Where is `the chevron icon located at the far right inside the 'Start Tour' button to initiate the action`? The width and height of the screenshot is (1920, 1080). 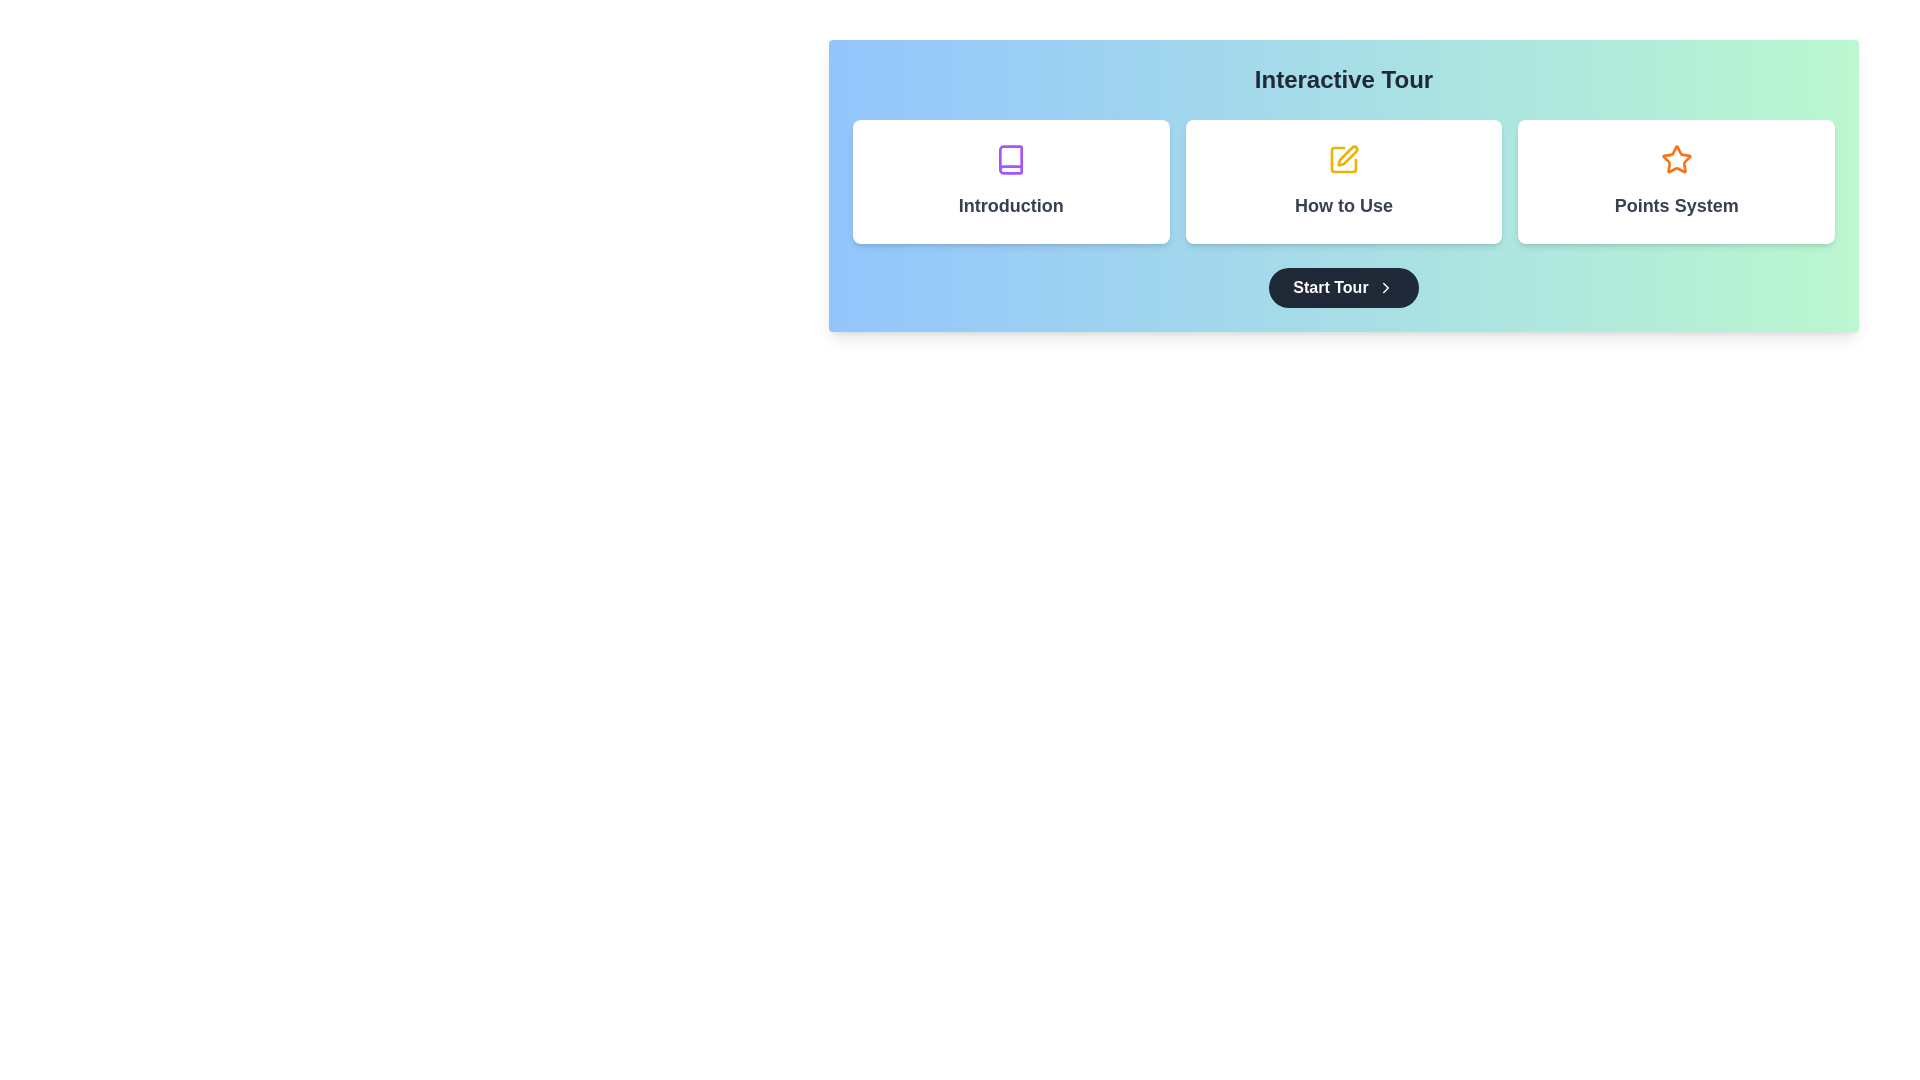 the chevron icon located at the far right inside the 'Start Tour' button to initiate the action is located at coordinates (1384, 288).